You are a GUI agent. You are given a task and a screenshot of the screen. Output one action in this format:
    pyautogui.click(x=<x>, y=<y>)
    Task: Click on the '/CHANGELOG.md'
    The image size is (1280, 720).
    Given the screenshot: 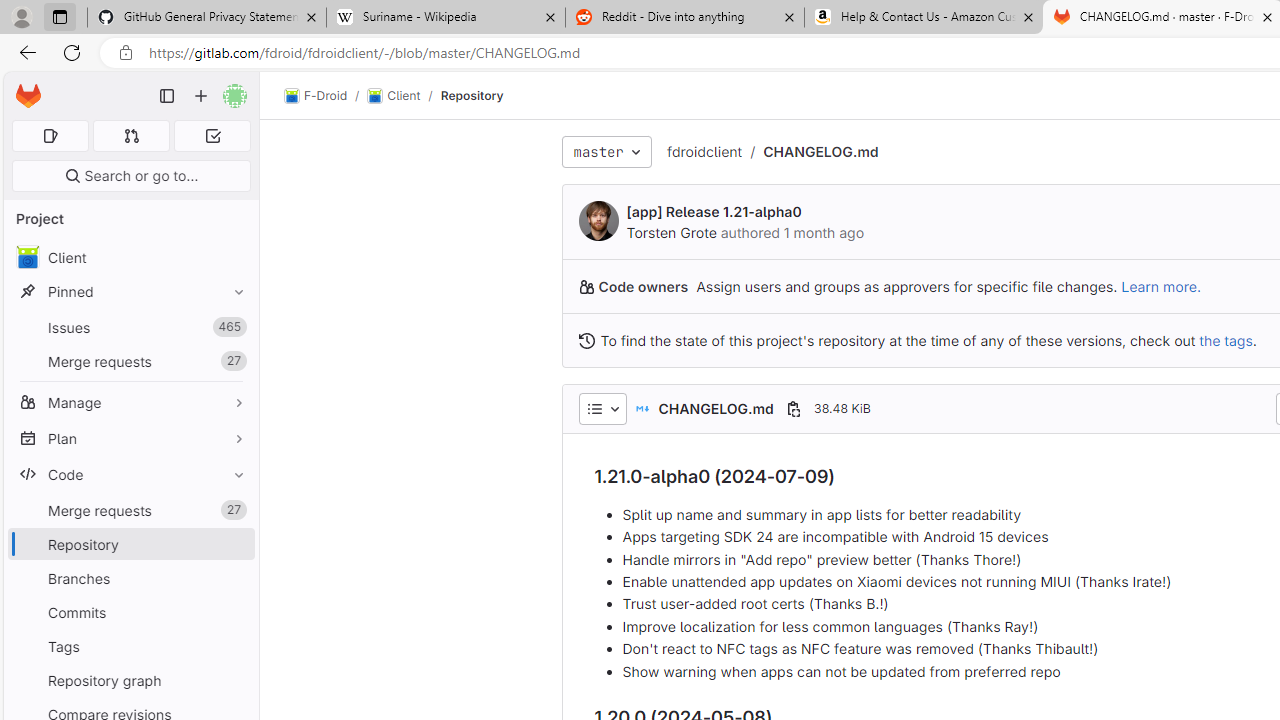 What is the action you would take?
    pyautogui.click(x=810, y=150)
    